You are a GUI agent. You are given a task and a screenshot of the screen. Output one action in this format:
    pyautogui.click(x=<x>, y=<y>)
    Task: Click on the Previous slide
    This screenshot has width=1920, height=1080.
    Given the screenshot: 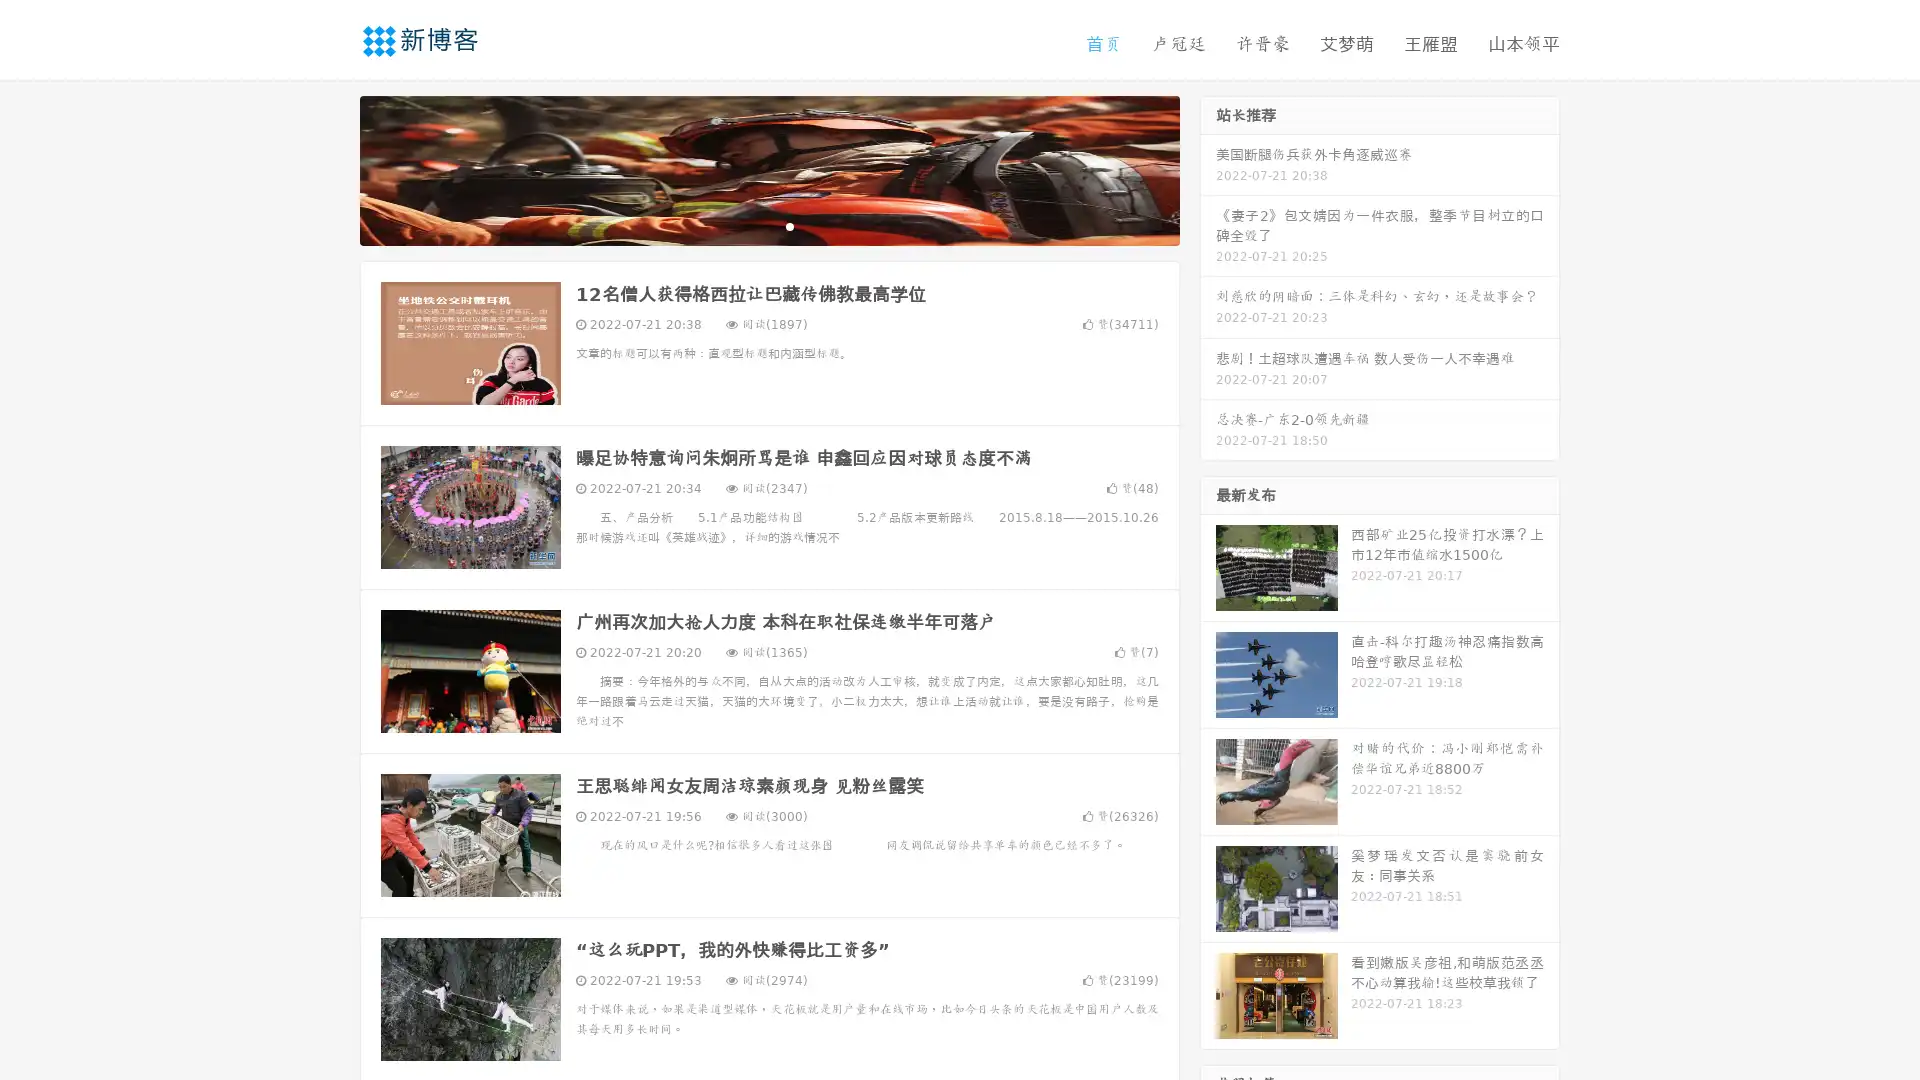 What is the action you would take?
    pyautogui.click(x=330, y=168)
    